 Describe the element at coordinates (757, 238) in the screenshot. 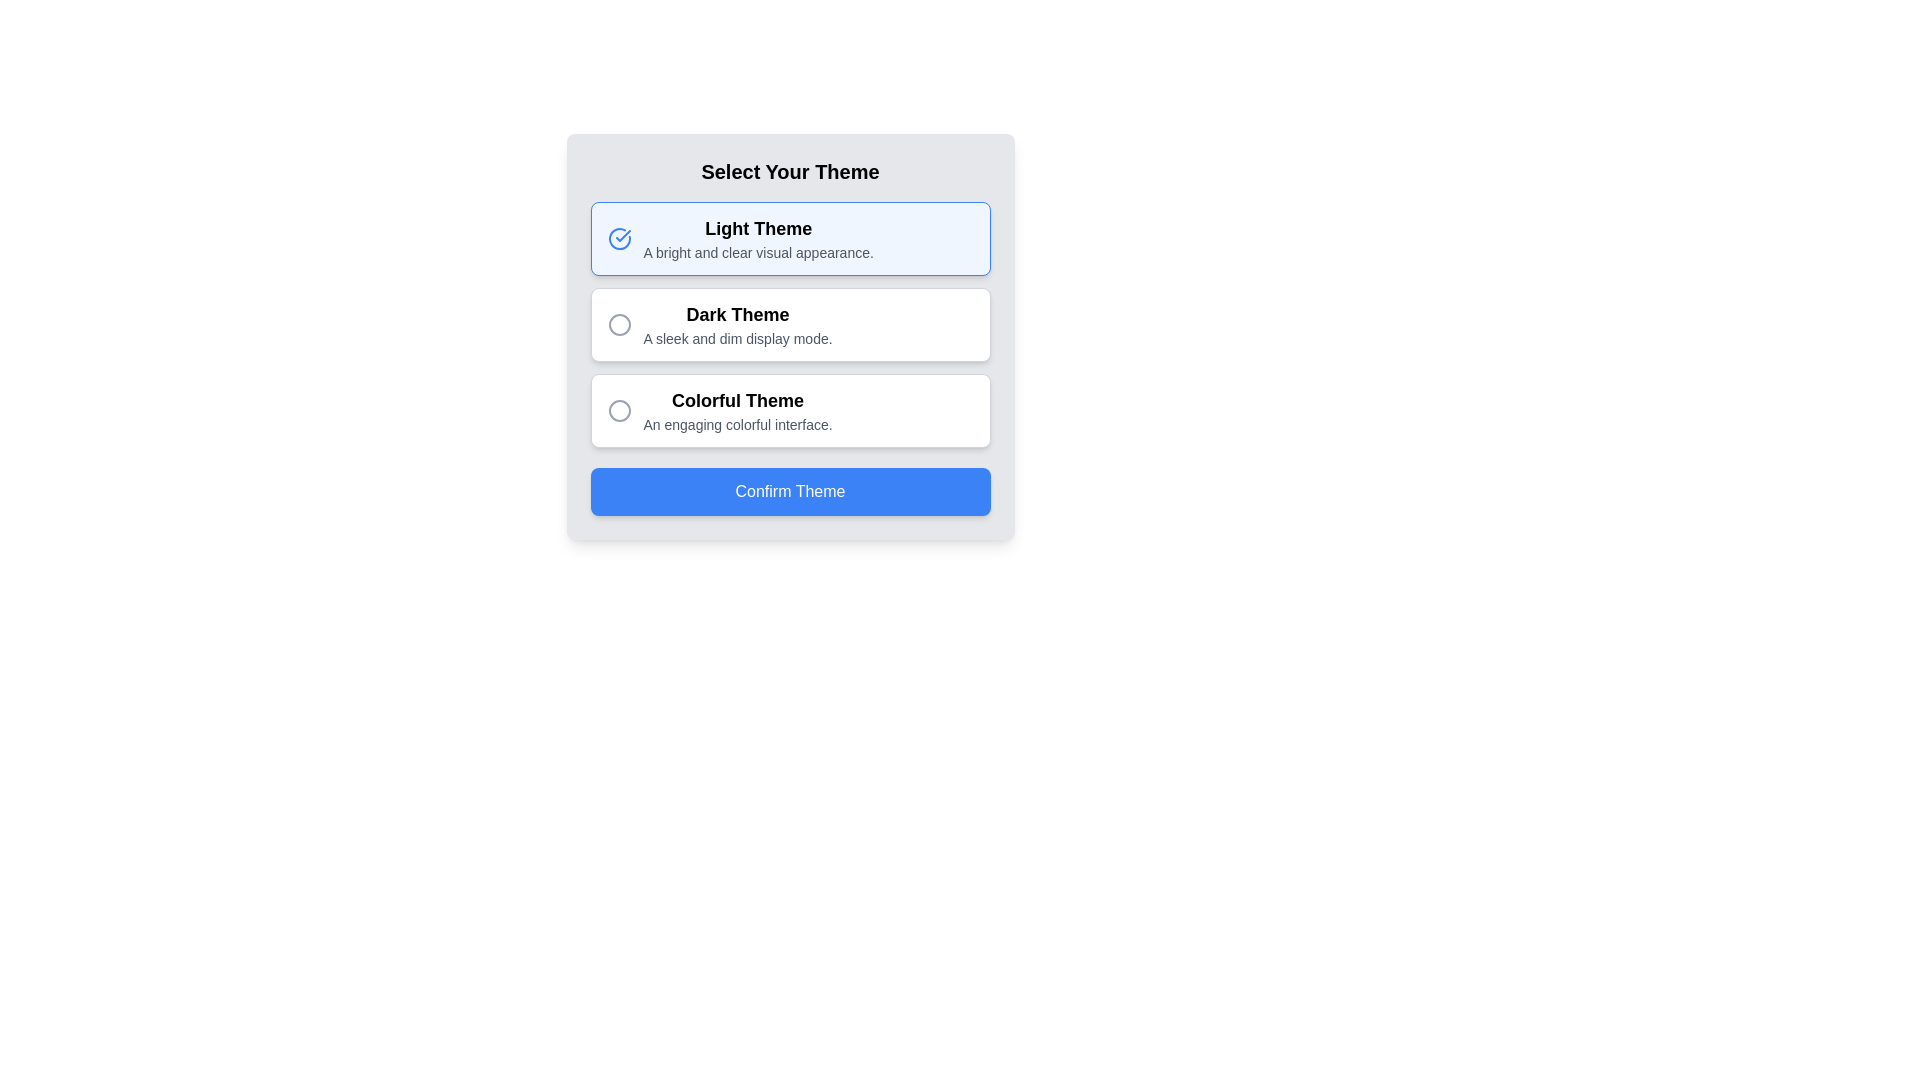

I see `description of the 'Light Theme' text block, which includes a bold title and a descriptive text below it, as it is the first option in the theme selection list` at that location.